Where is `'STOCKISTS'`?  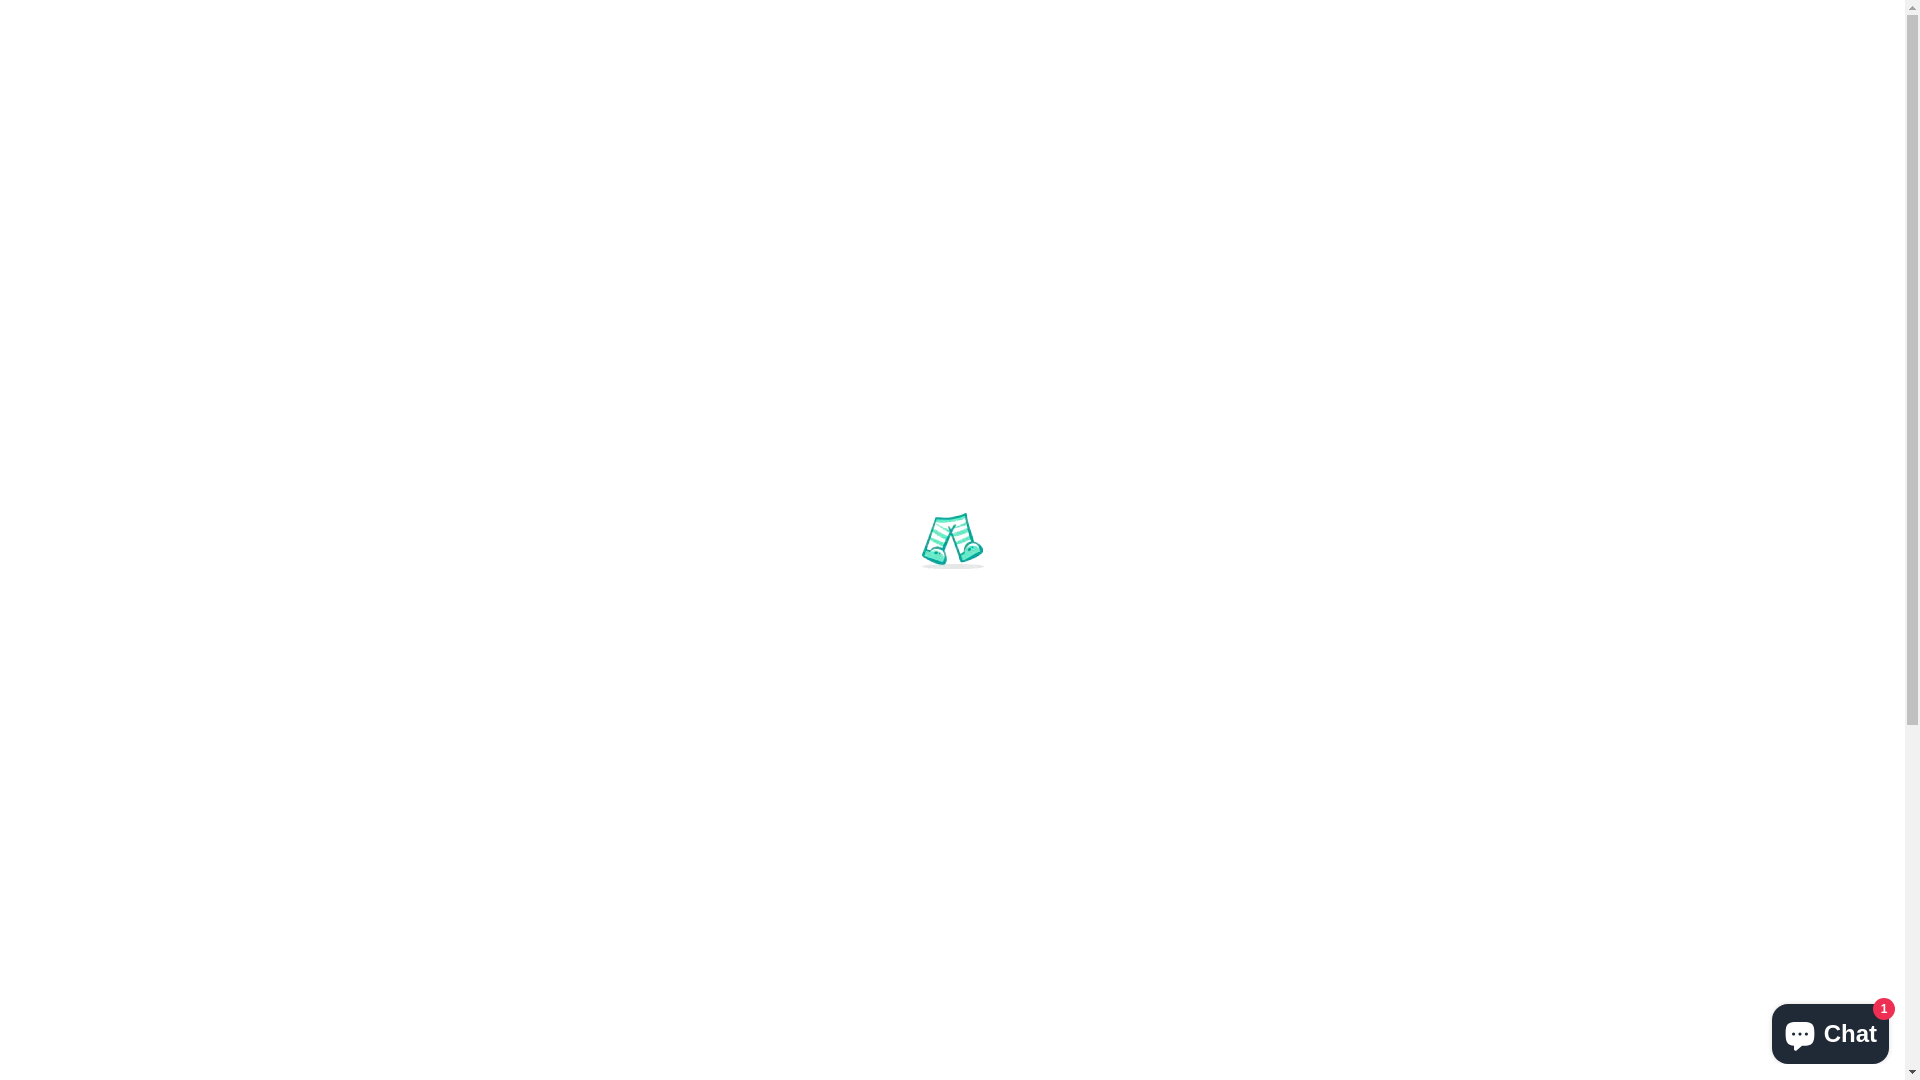 'STOCKISTS' is located at coordinates (930, 277).